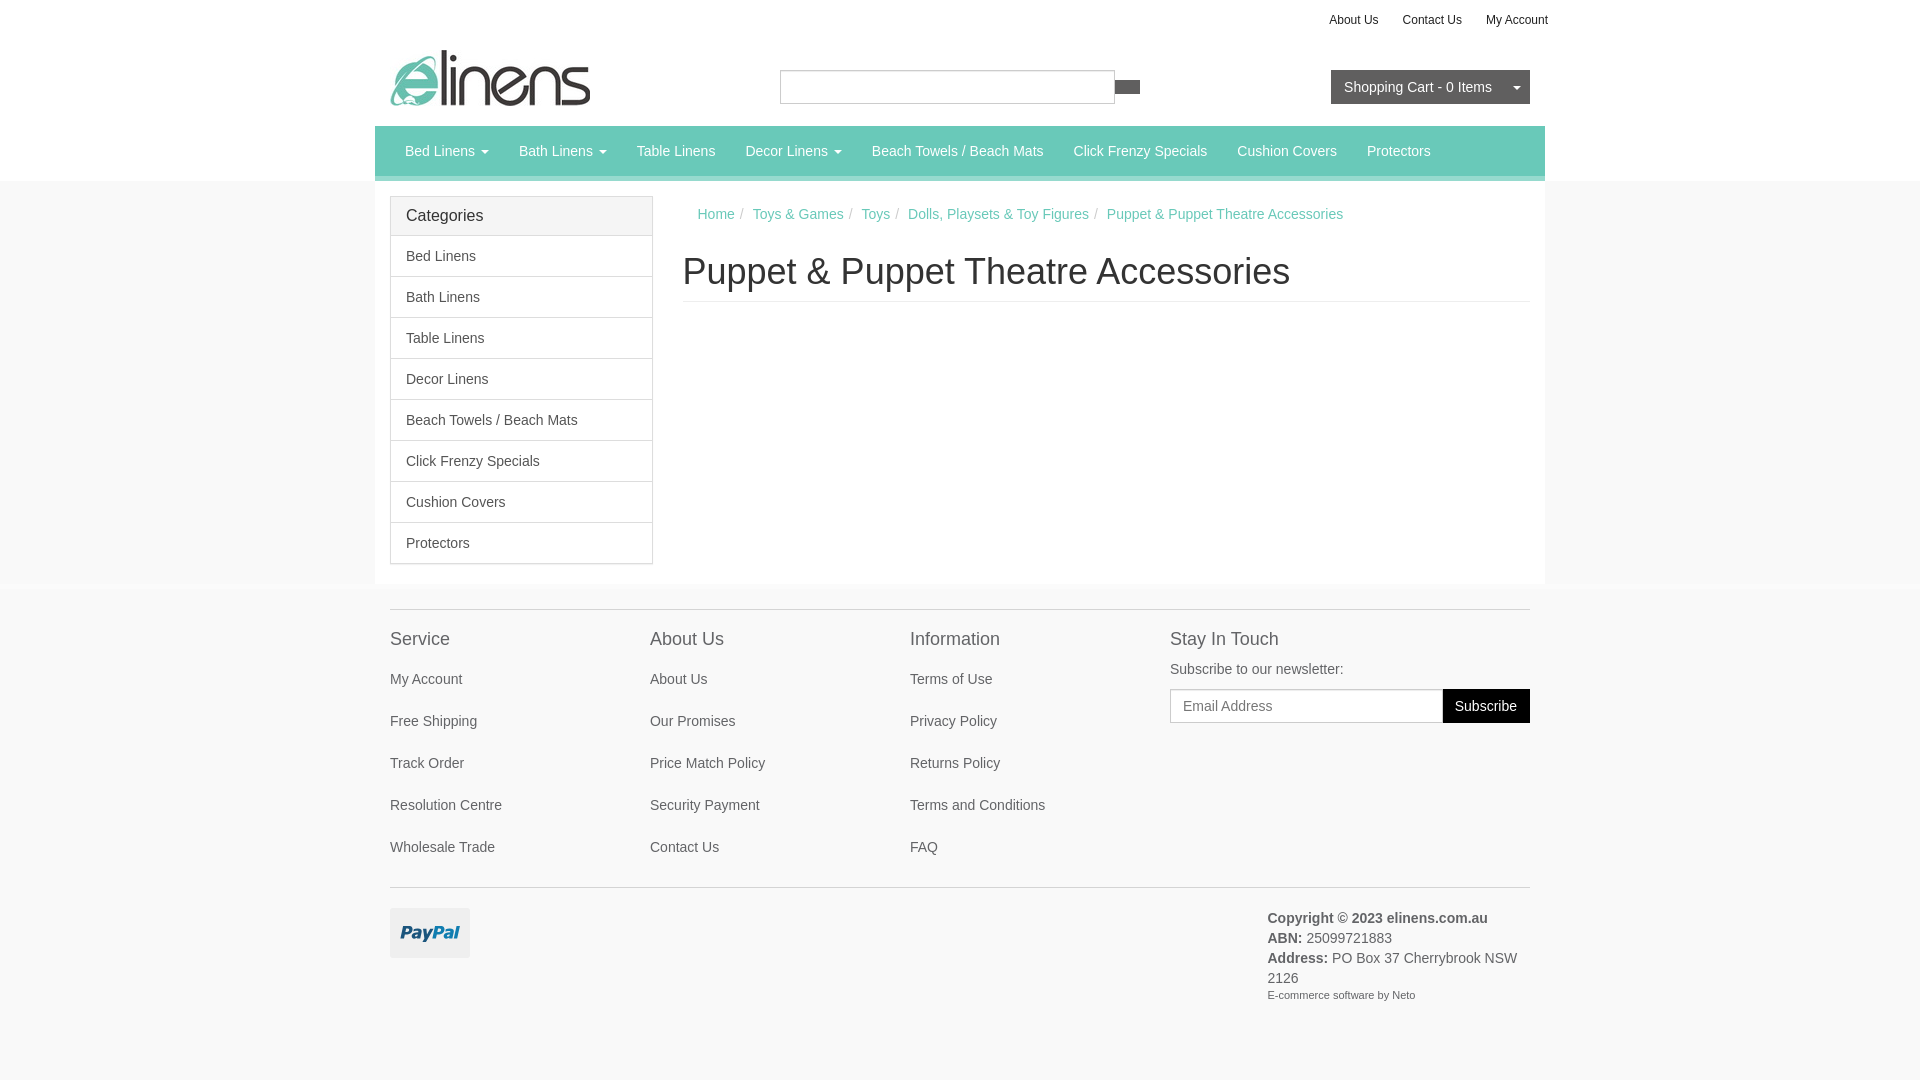  Describe the element at coordinates (633, 804) in the screenshot. I see `'Security Payment'` at that location.